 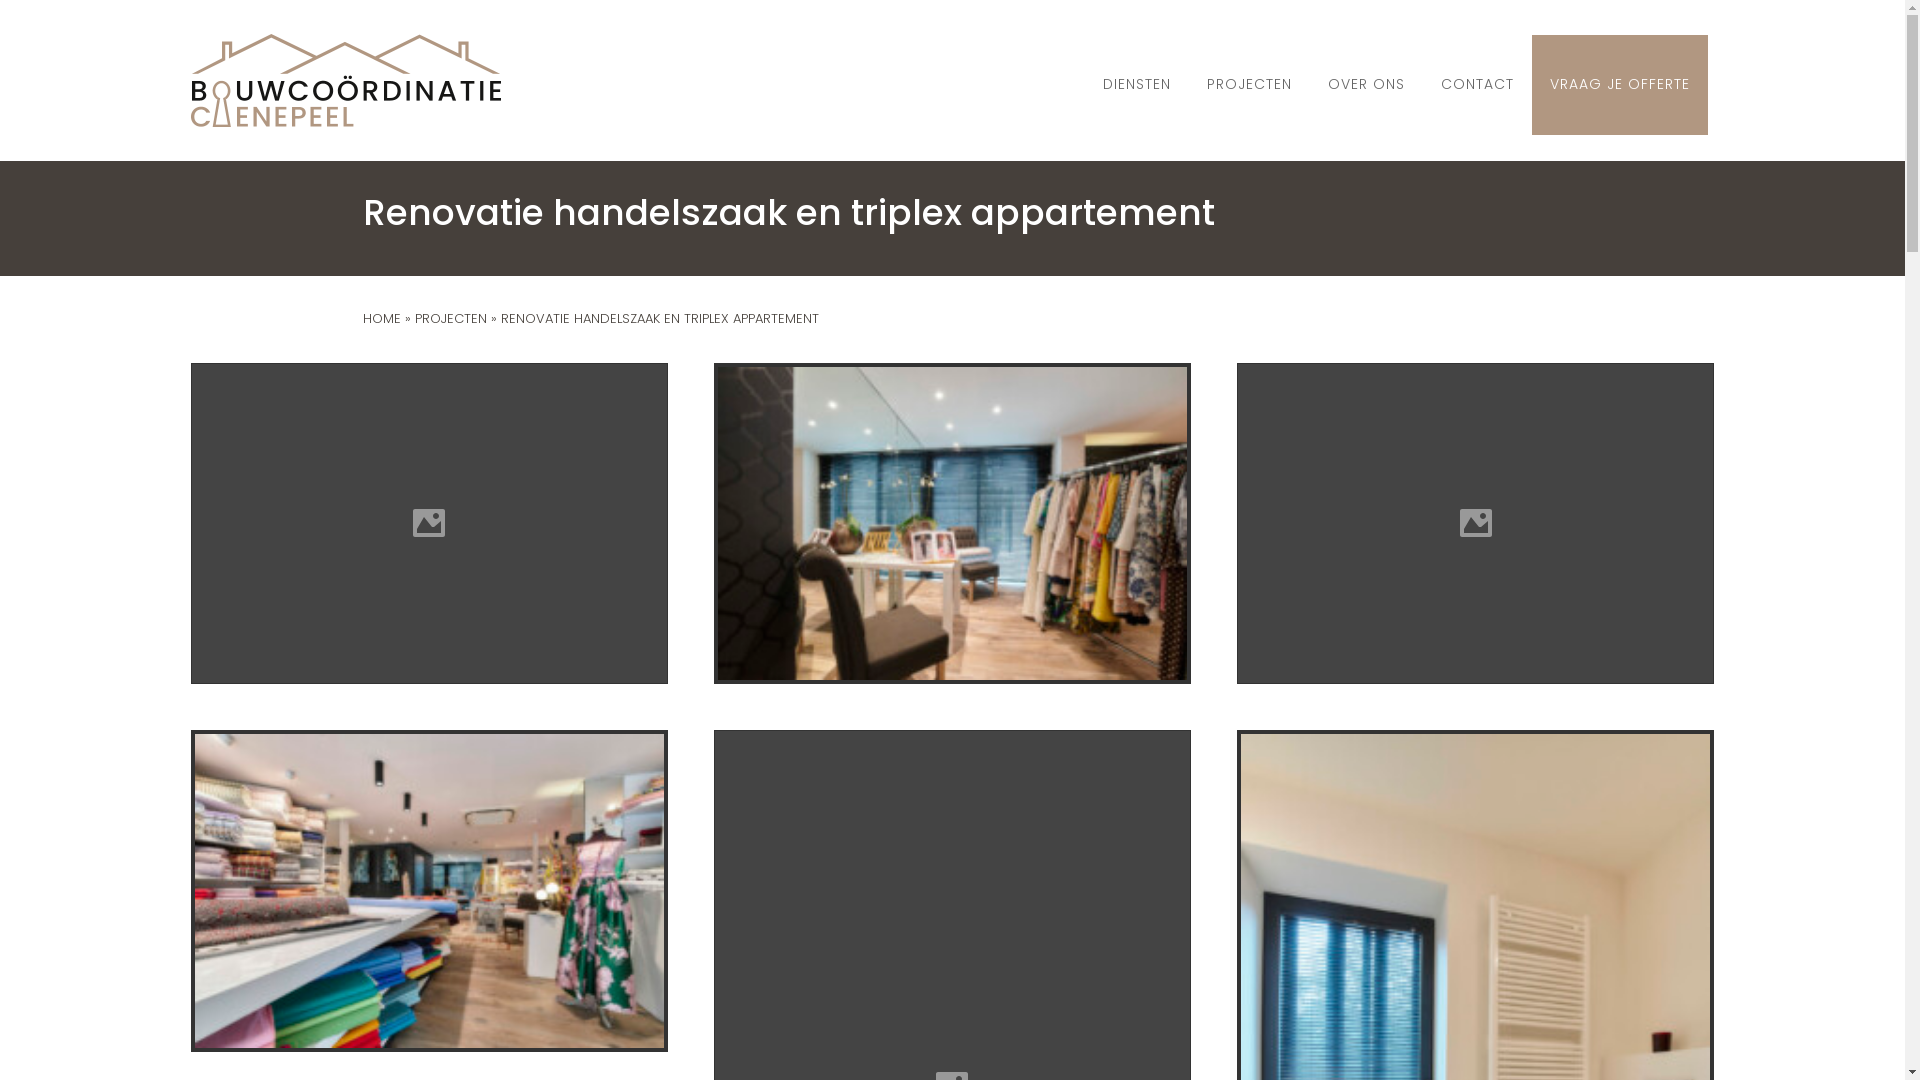 What do you see at coordinates (1137, 83) in the screenshot?
I see `'DIENSTEN'` at bounding box center [1137, 83].